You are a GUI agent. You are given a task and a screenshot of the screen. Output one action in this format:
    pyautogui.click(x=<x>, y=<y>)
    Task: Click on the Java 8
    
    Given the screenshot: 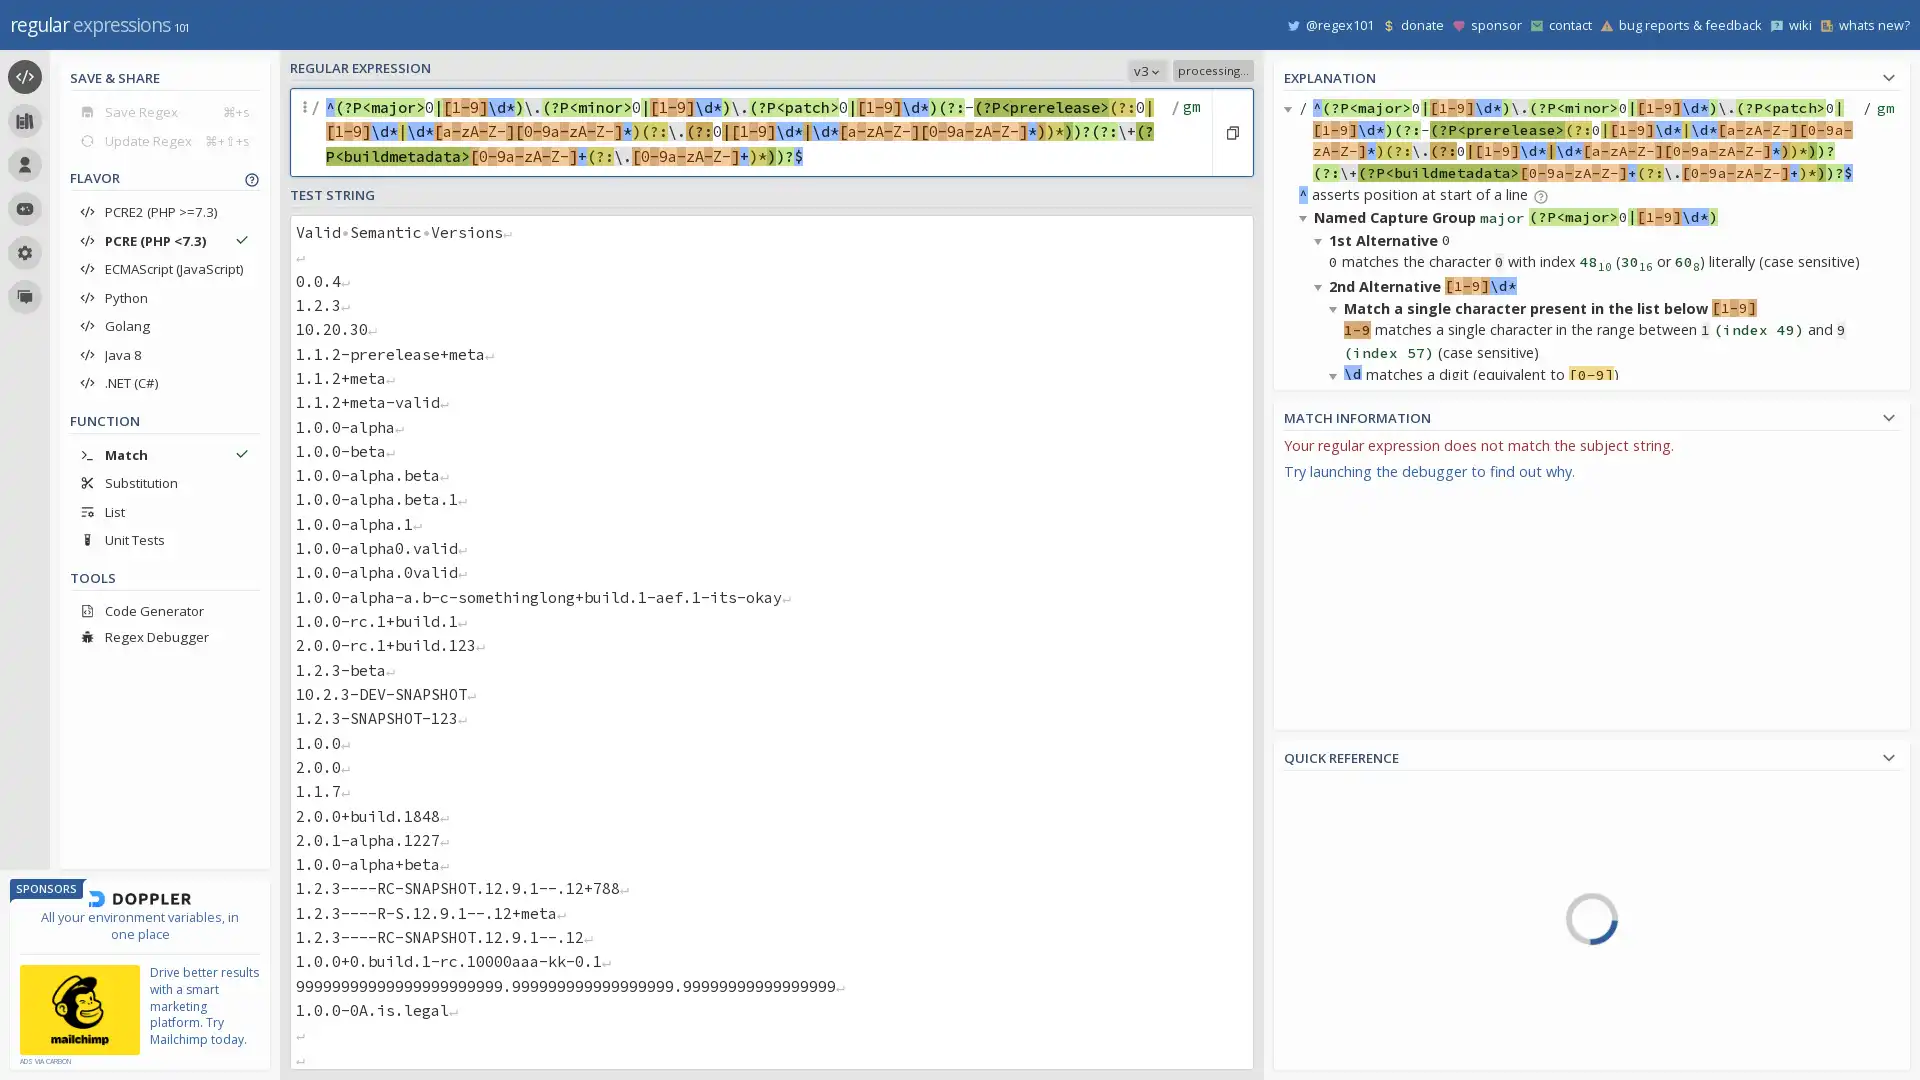 What is the action you would take?
    pyautogui.click(x=164, y=353)
    